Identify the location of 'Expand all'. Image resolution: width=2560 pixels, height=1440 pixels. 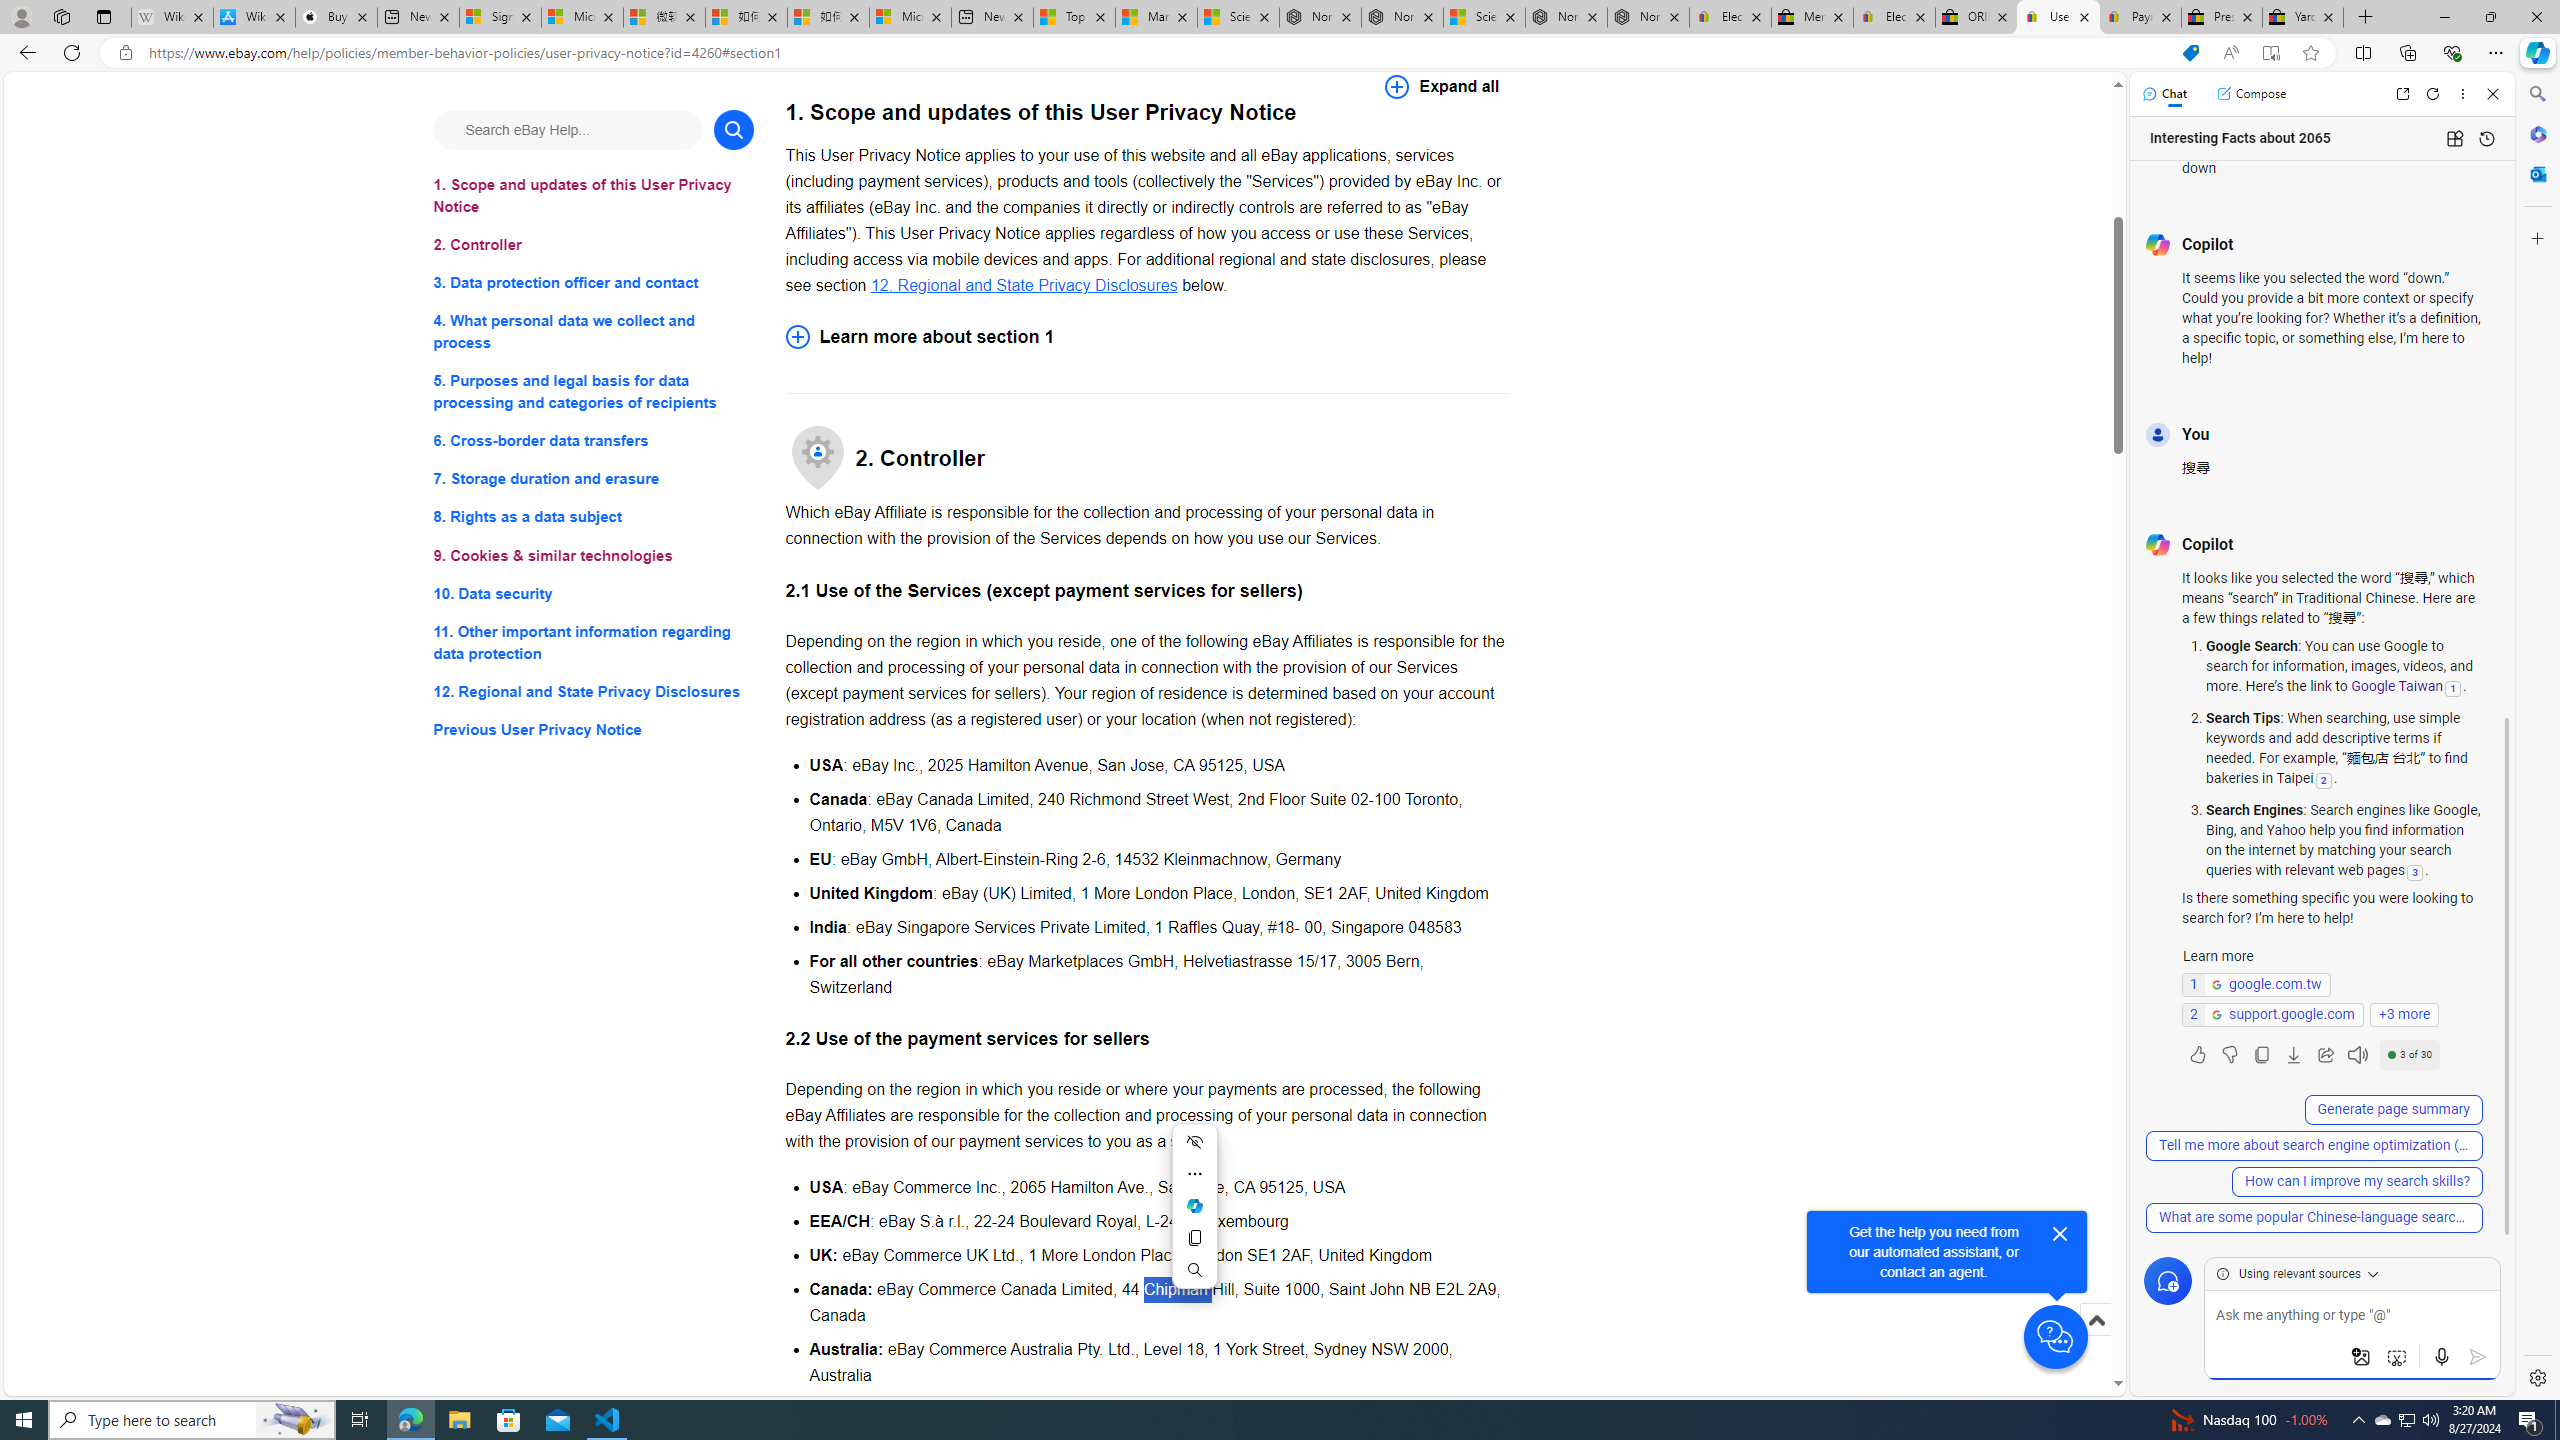
(1442, 85).